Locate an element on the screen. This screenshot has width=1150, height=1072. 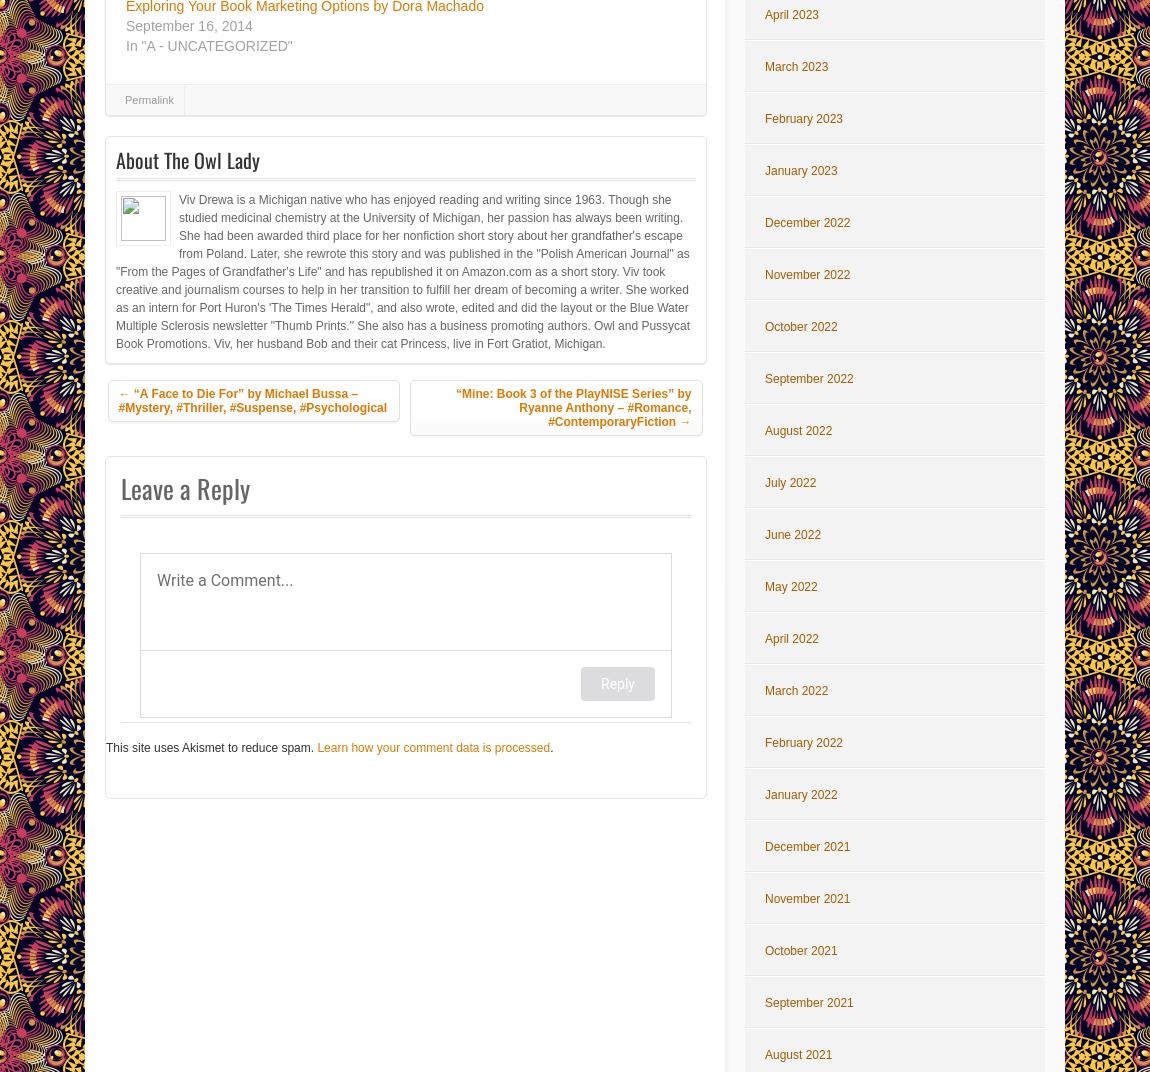
'March 2023' is located at coordinates (795, 66).